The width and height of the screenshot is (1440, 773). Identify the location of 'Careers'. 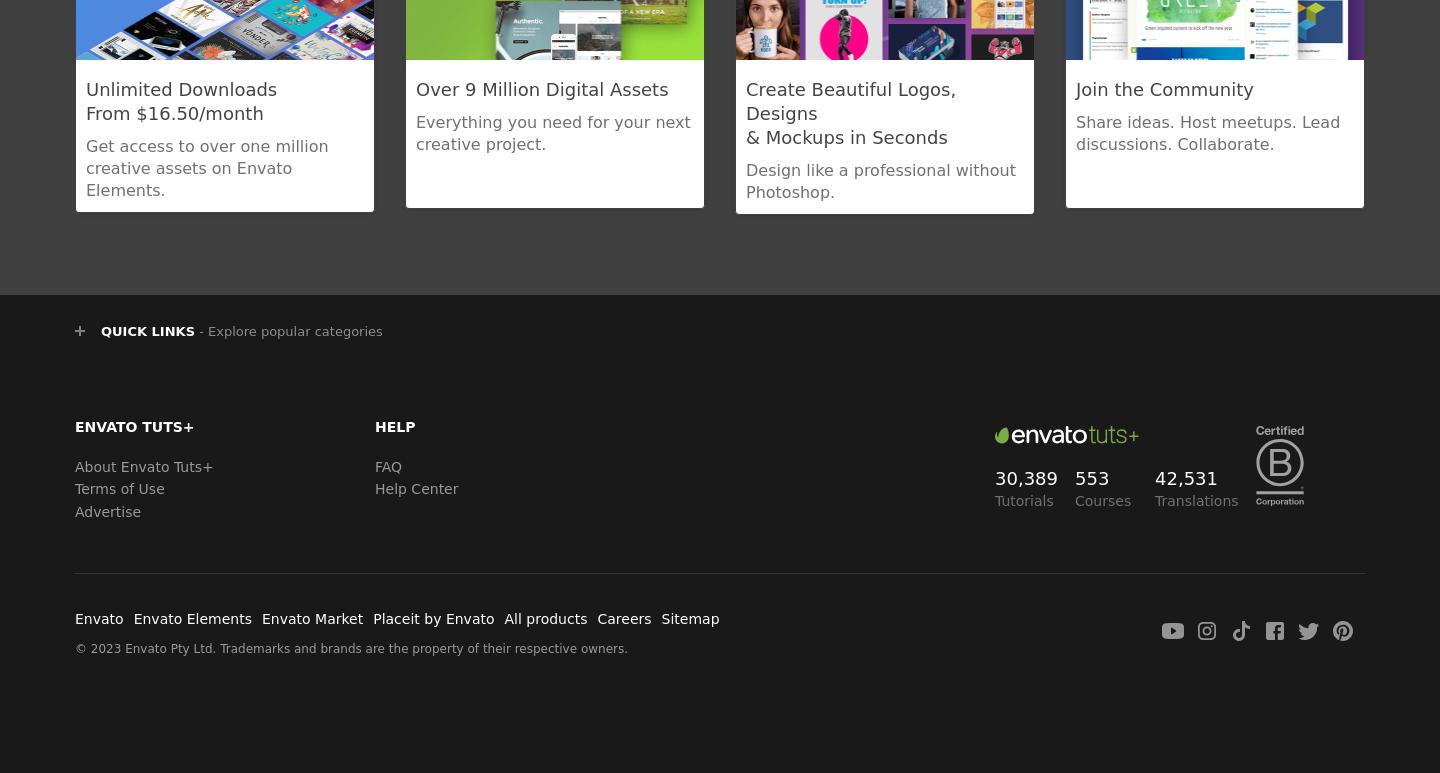
(622, 617).